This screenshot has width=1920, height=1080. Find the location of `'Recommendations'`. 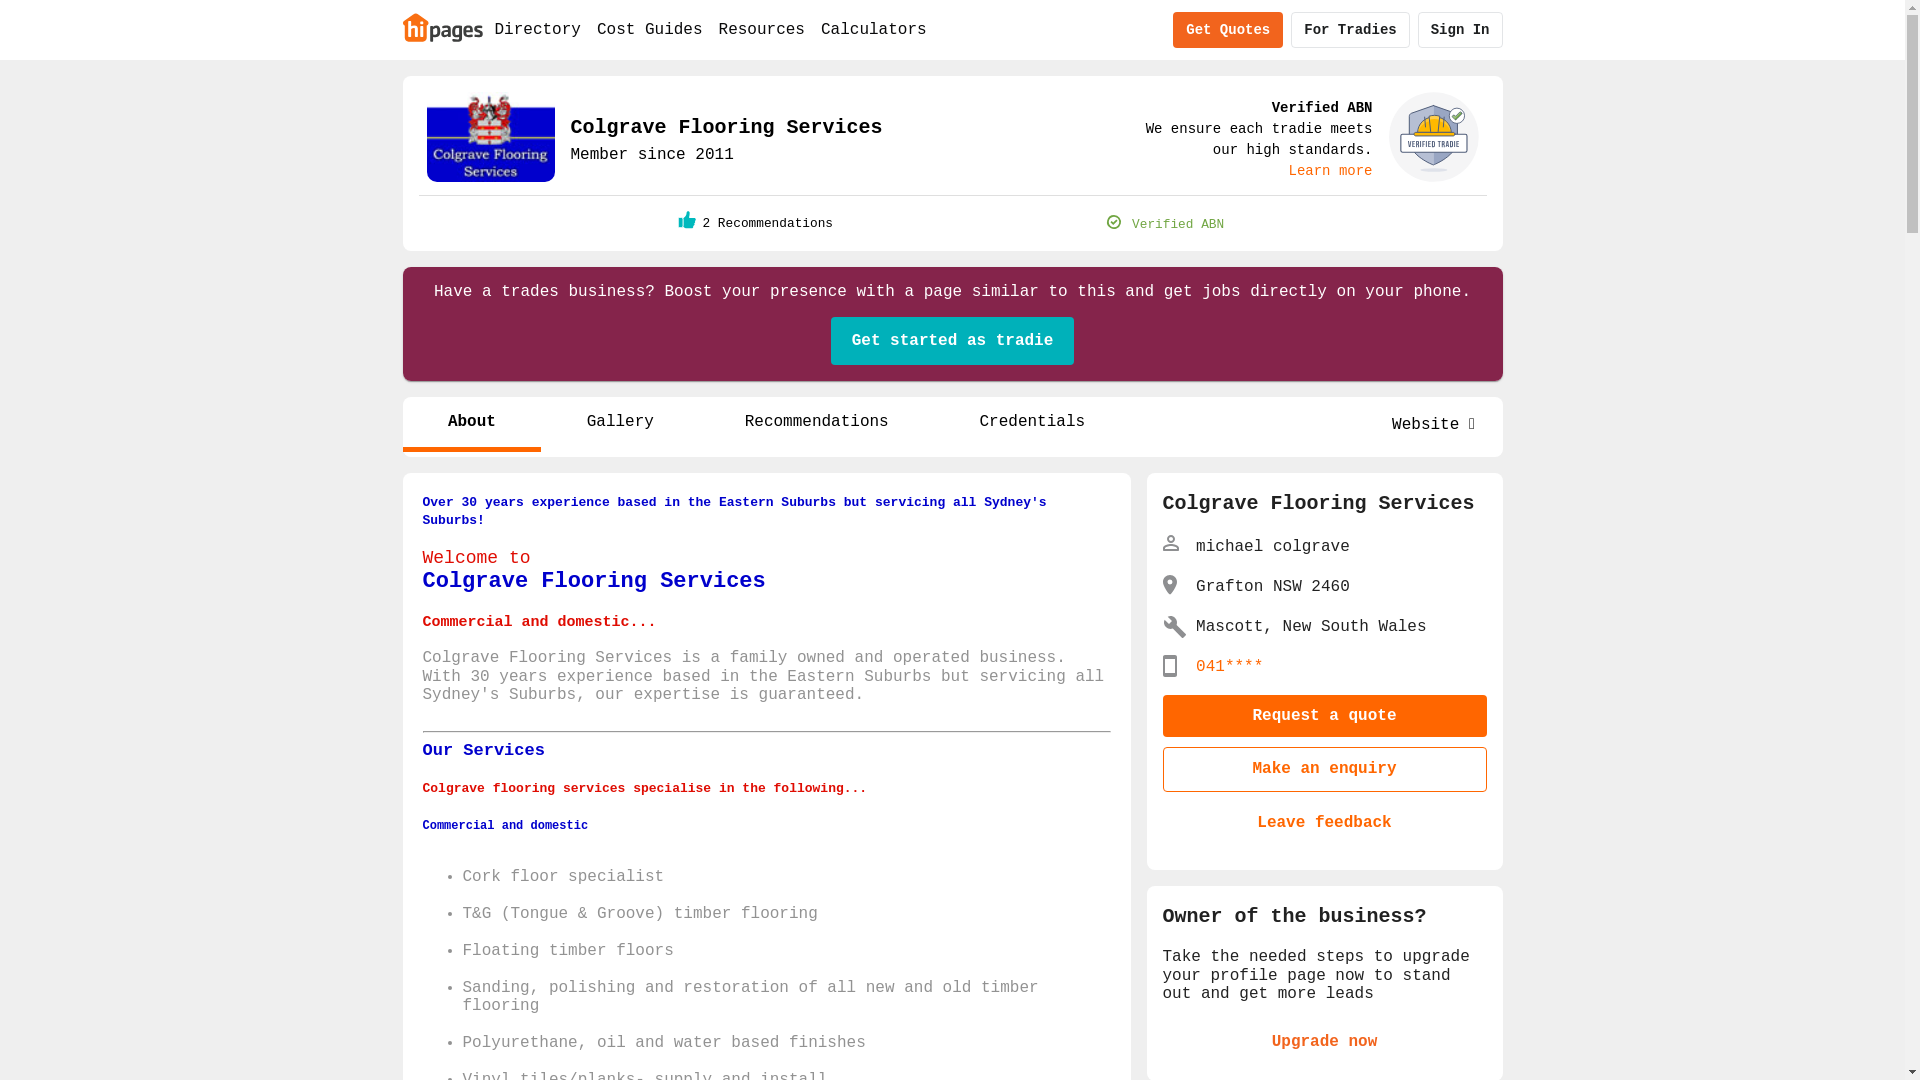

'Recommendations' is located at coordinates (816, 423).